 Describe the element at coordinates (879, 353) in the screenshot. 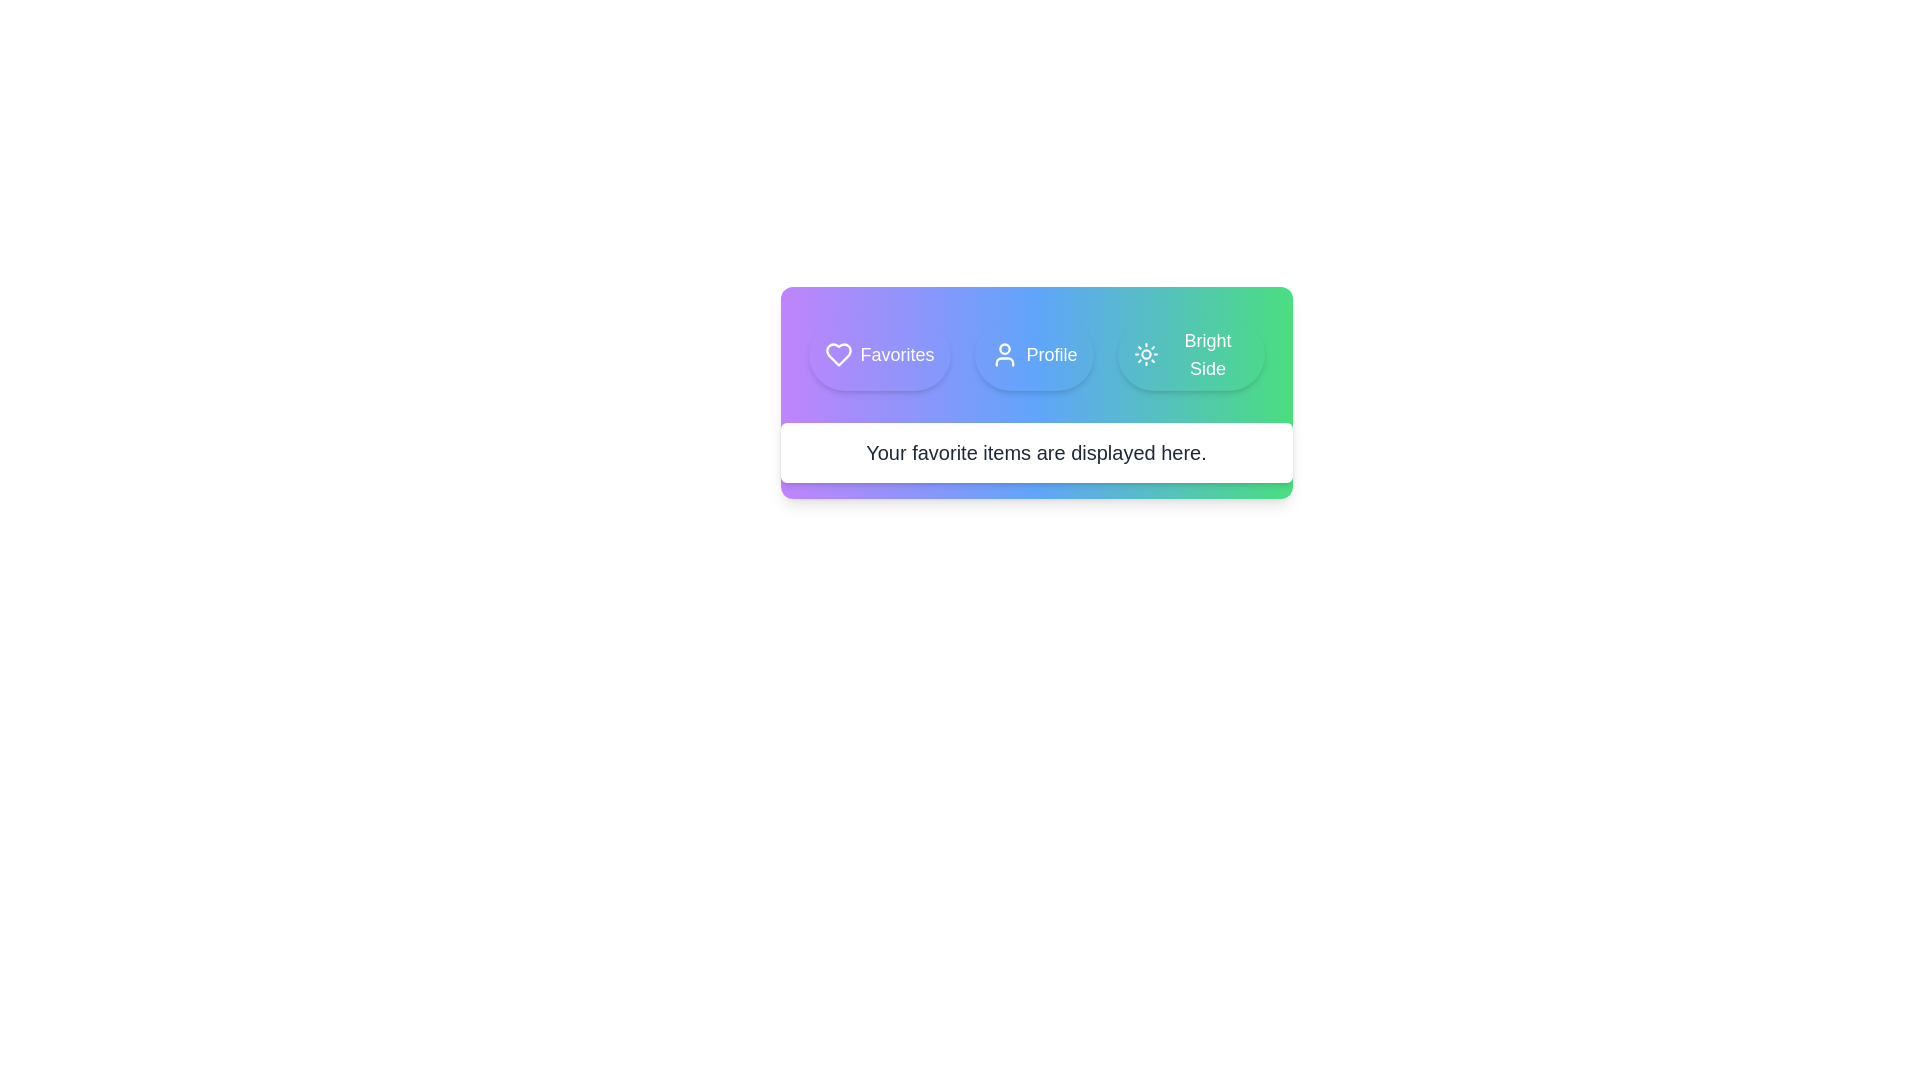

I see `the Favorites tab to observe its hover effect` at that location.